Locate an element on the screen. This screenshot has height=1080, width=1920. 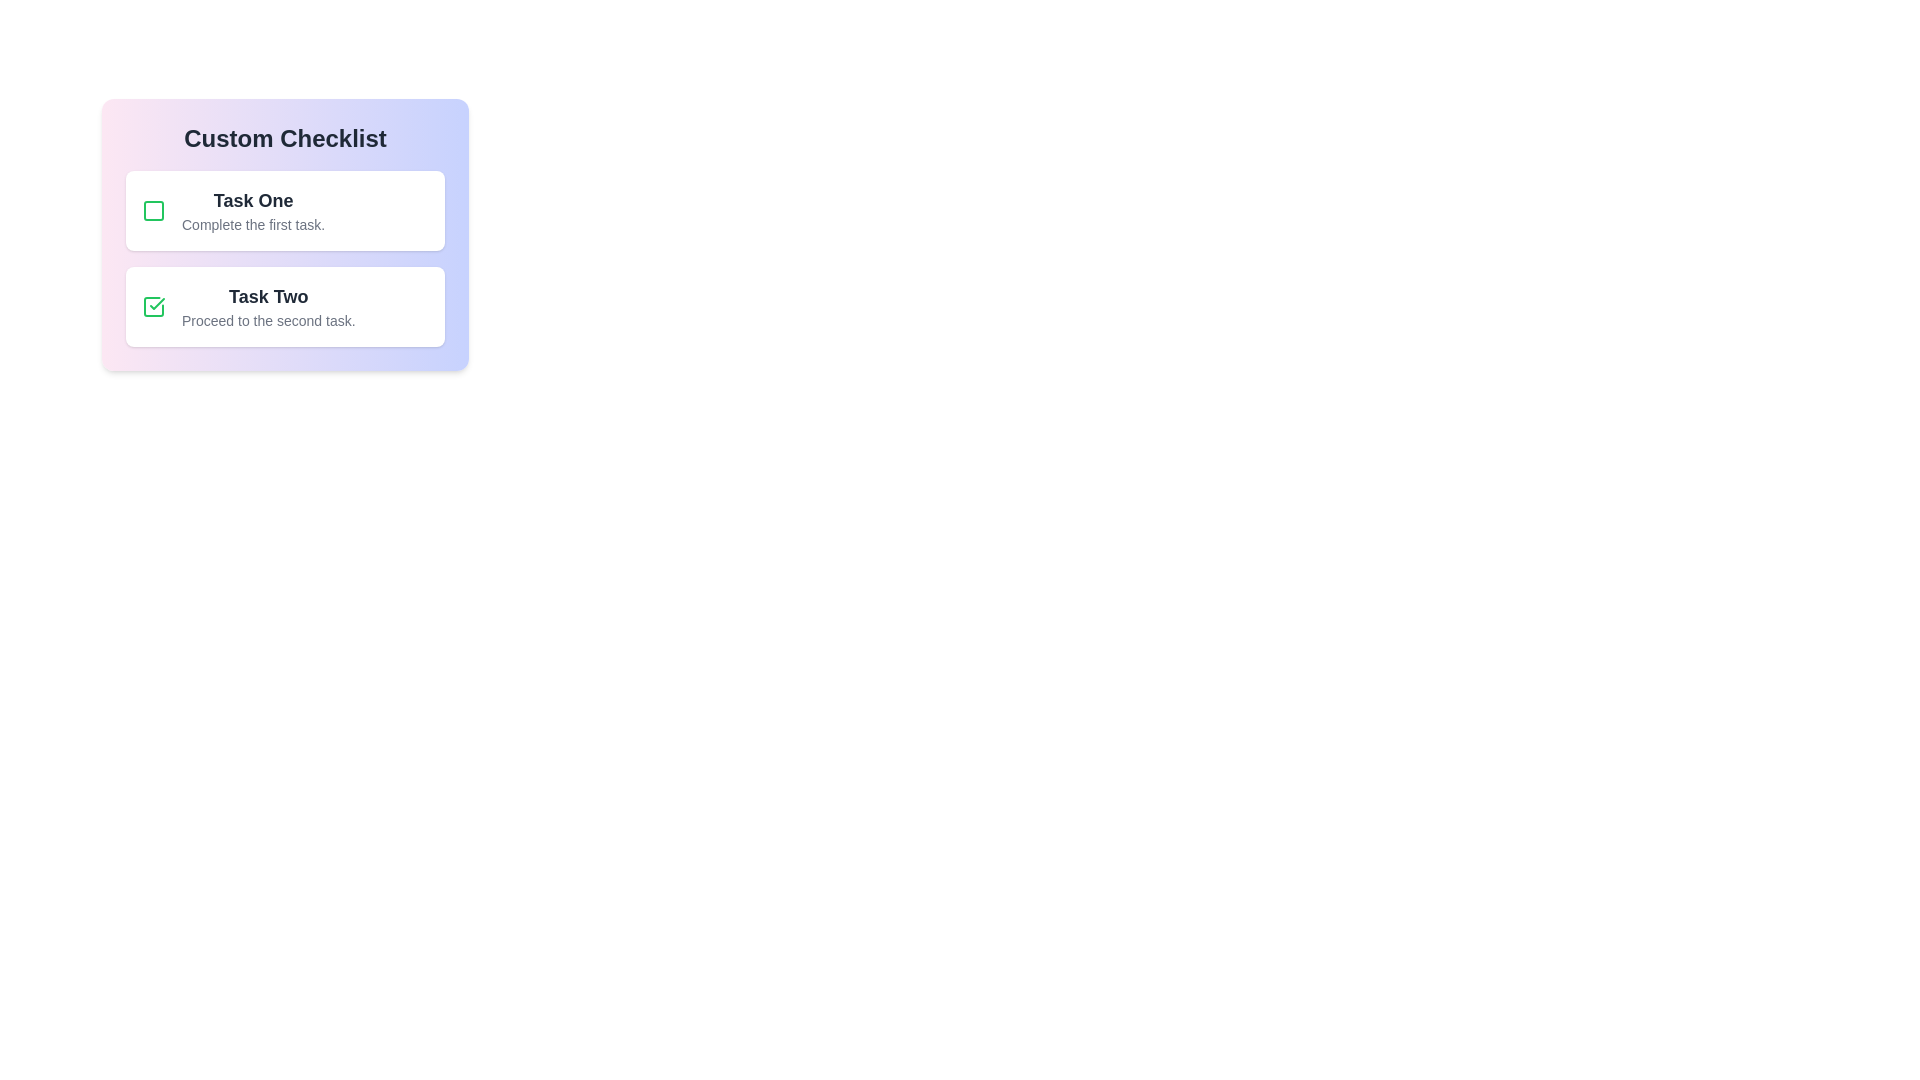
the task item card labeled 'Task One' which features a green checkbox and a white background, positioned at the top of the checklist component is located at coordinates (284, 211).